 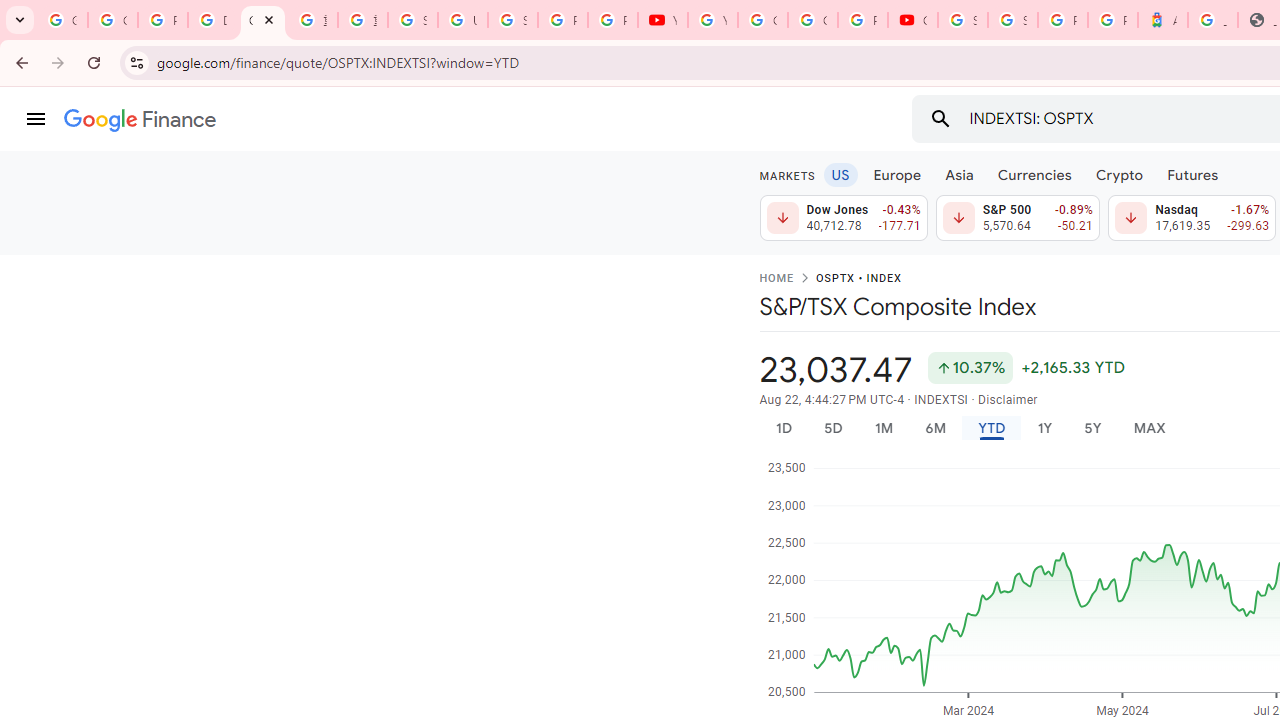 What do you see at coordinates (1149, 427) in the screenshot?
I see `'MAX'` at bounding box center [1149, 427].